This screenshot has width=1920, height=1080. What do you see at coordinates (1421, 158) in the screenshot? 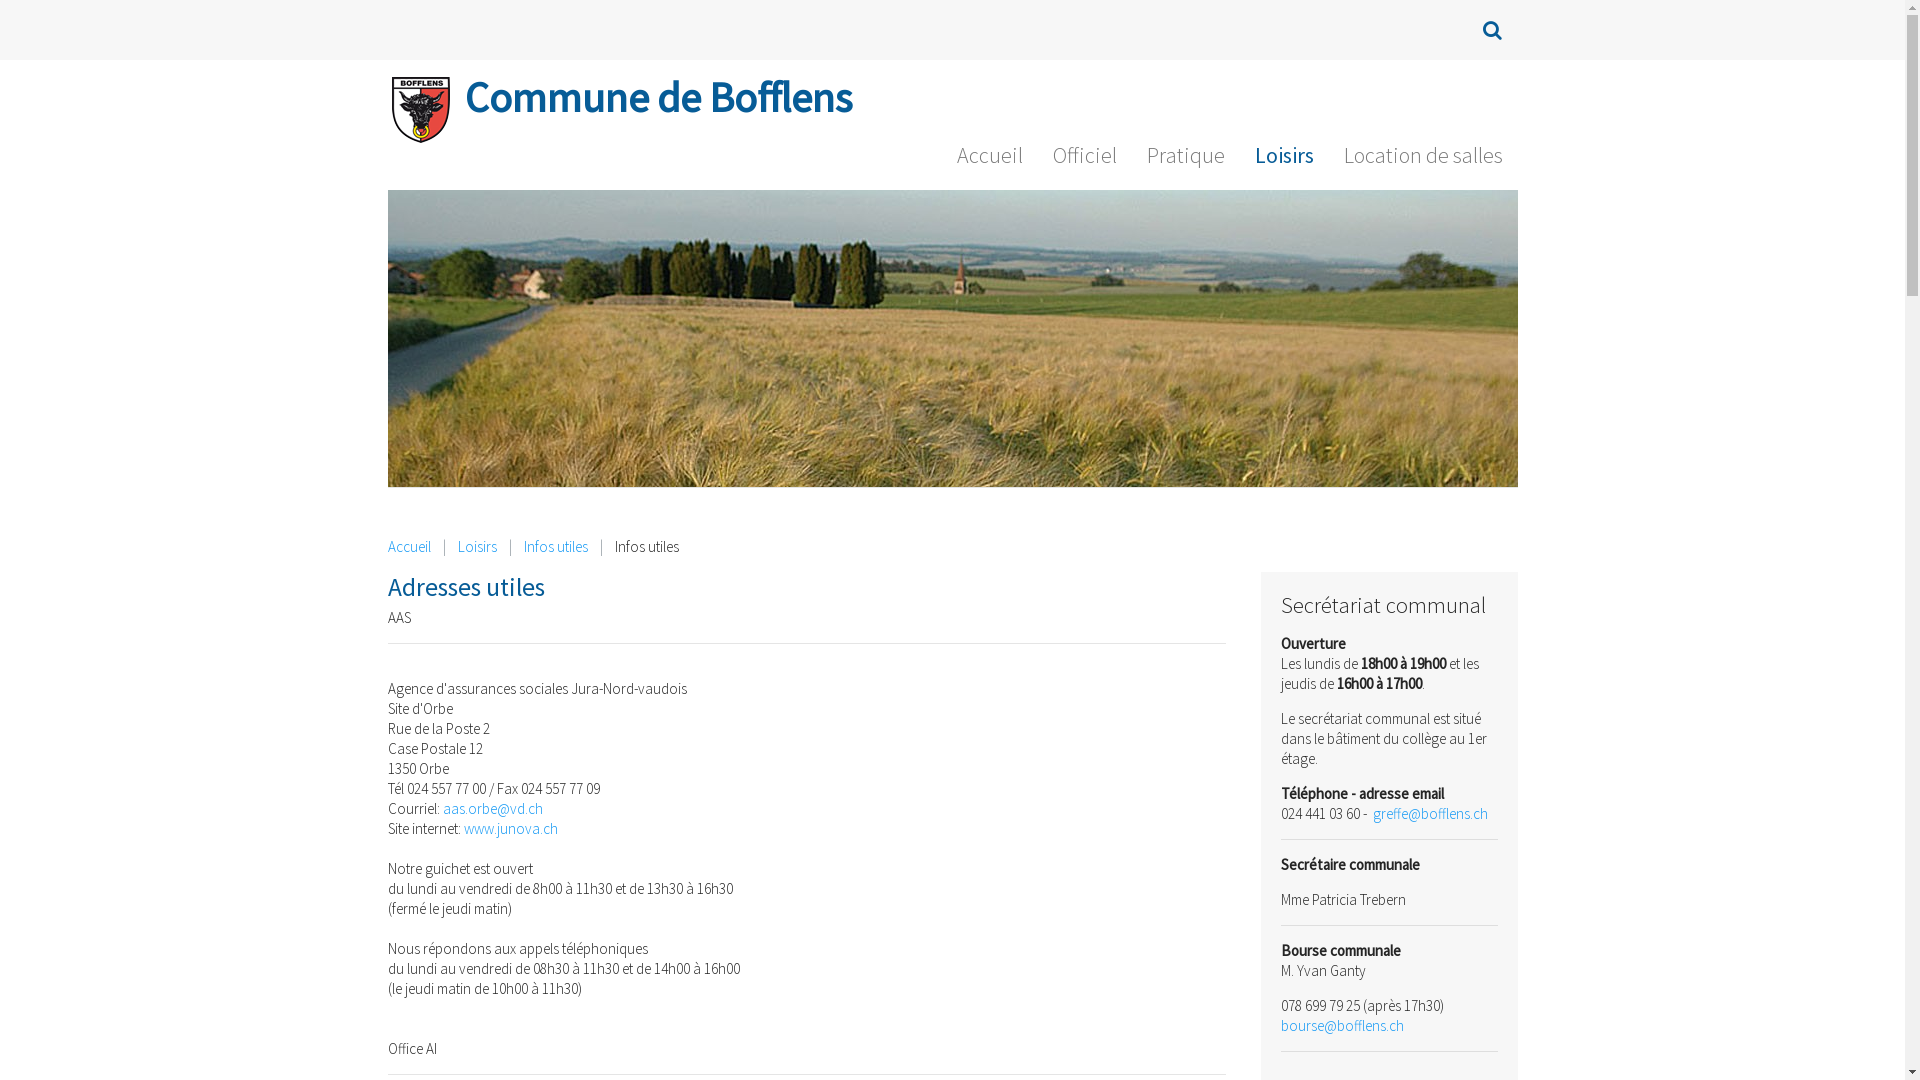
I see `'Location de salles'` at bounding box center [1421, 158].